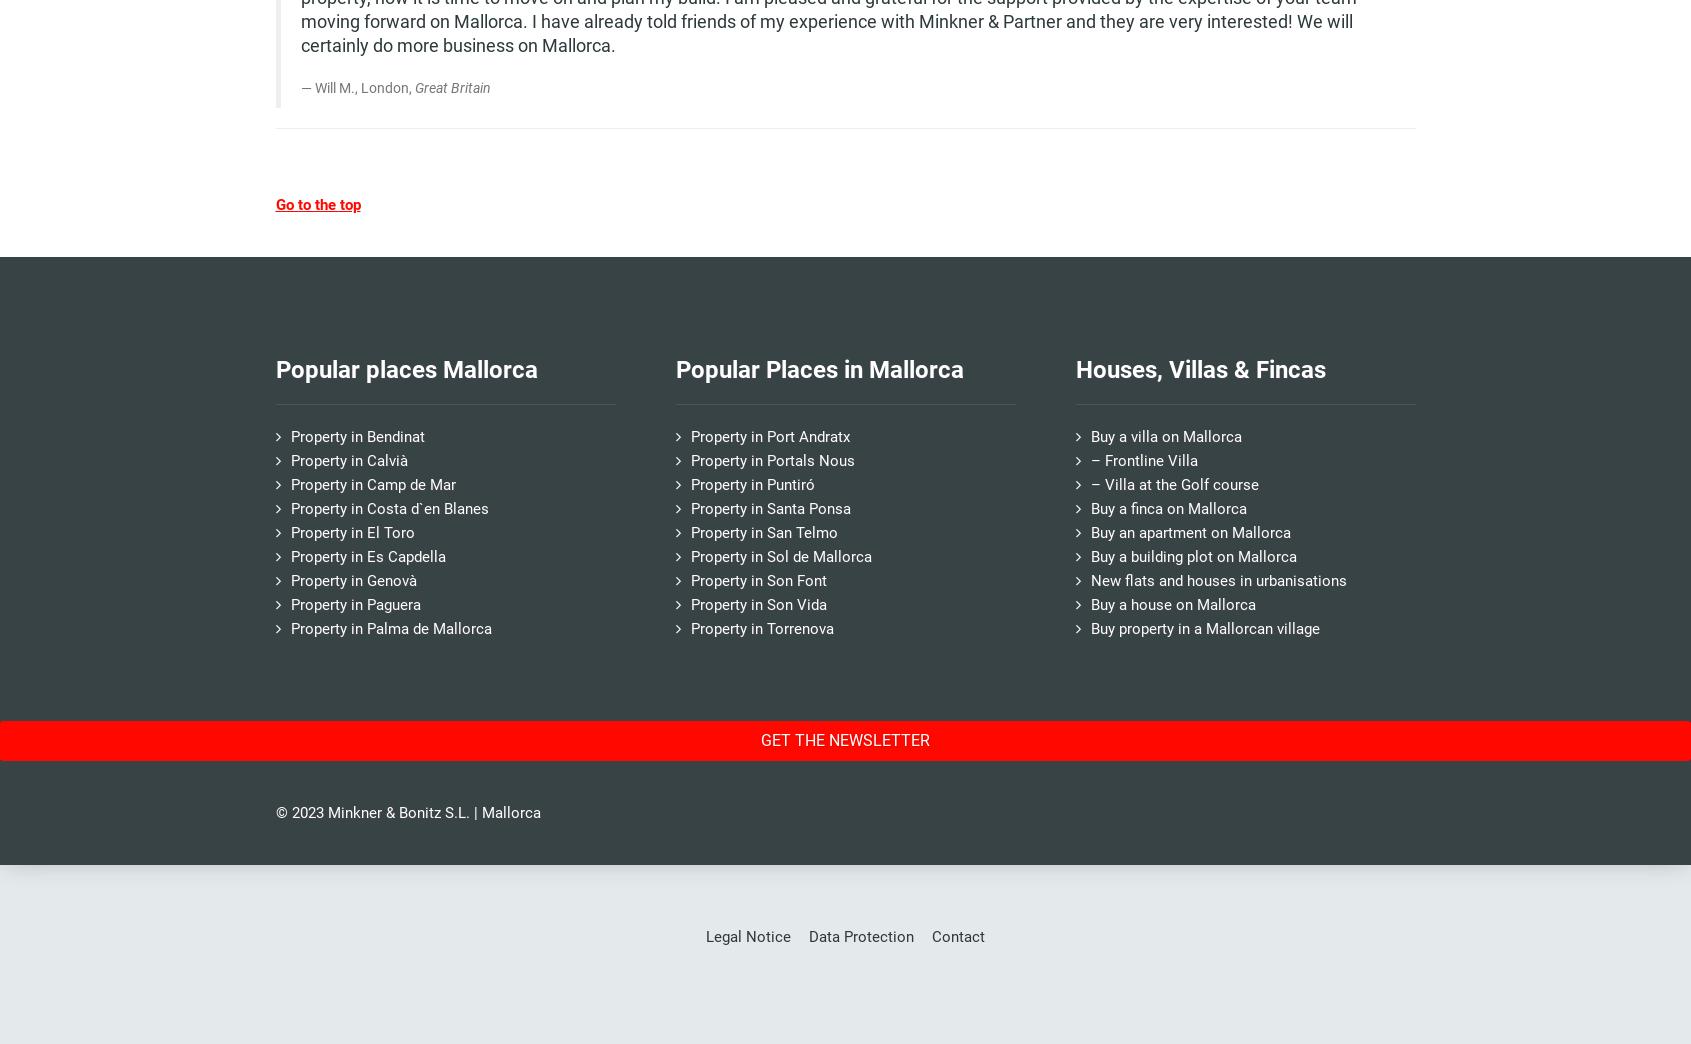  I want to click on 'Property in Sol de Mallorca', so click(688, 555).